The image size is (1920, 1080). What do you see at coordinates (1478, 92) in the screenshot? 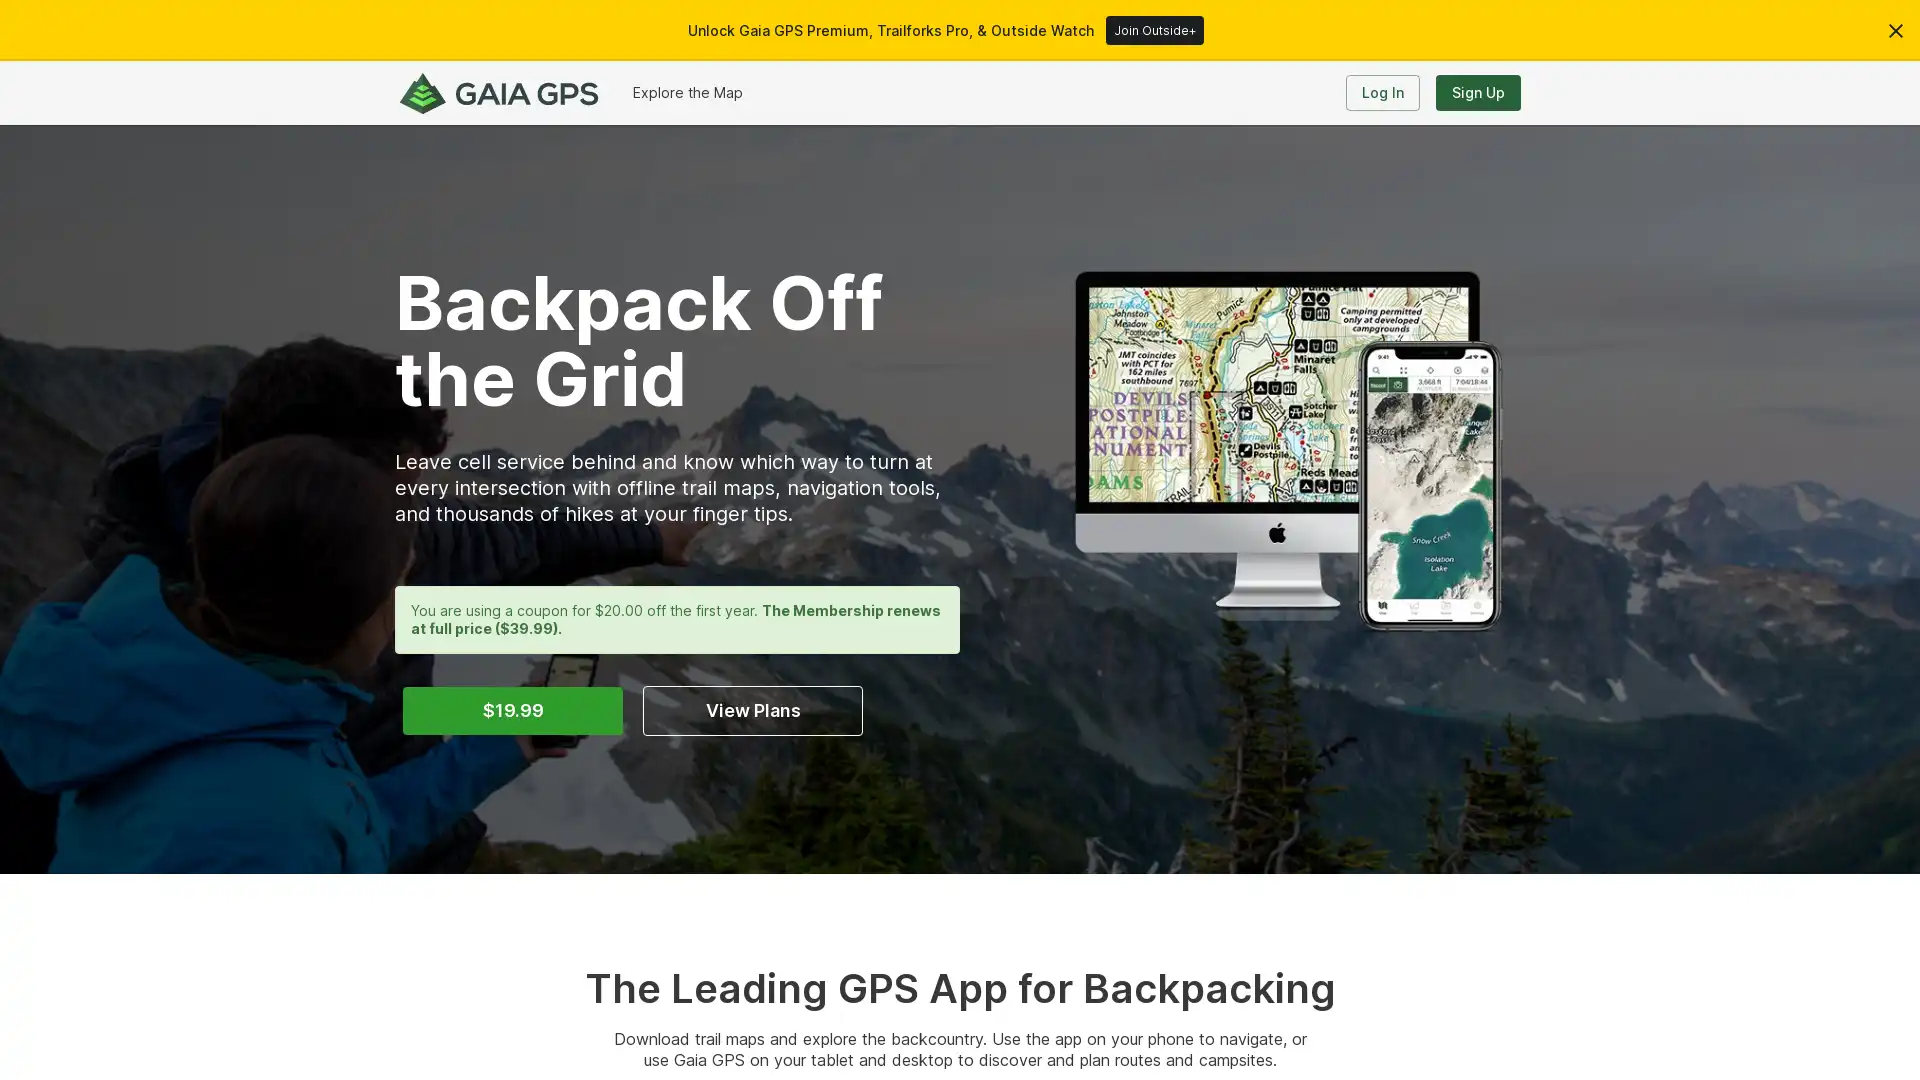
I see `Sign Up` at bounding box center [1478, 92].